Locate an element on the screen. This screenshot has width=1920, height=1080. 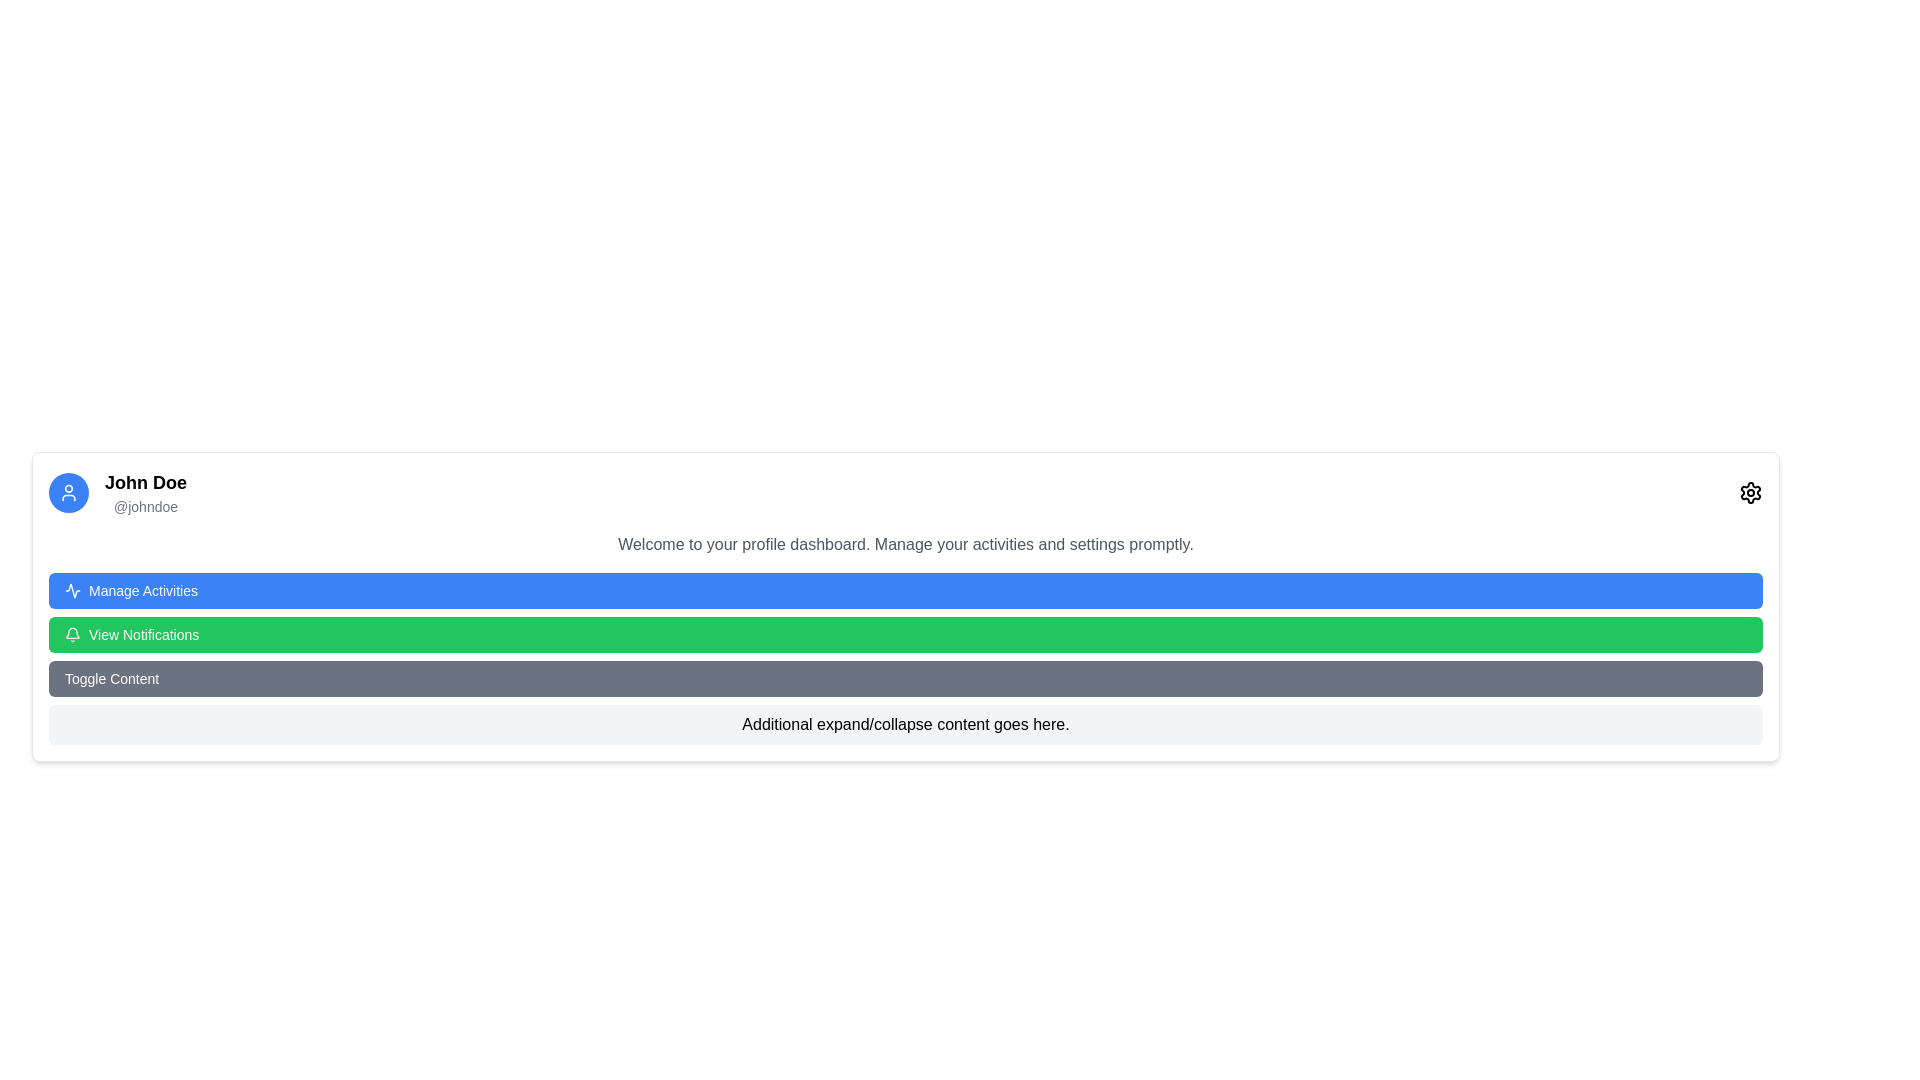
the minimalist activity waveform icon located to the left of the 'Manage Activities' text within the blue button in the top action area is located at coordinates (72, 589).